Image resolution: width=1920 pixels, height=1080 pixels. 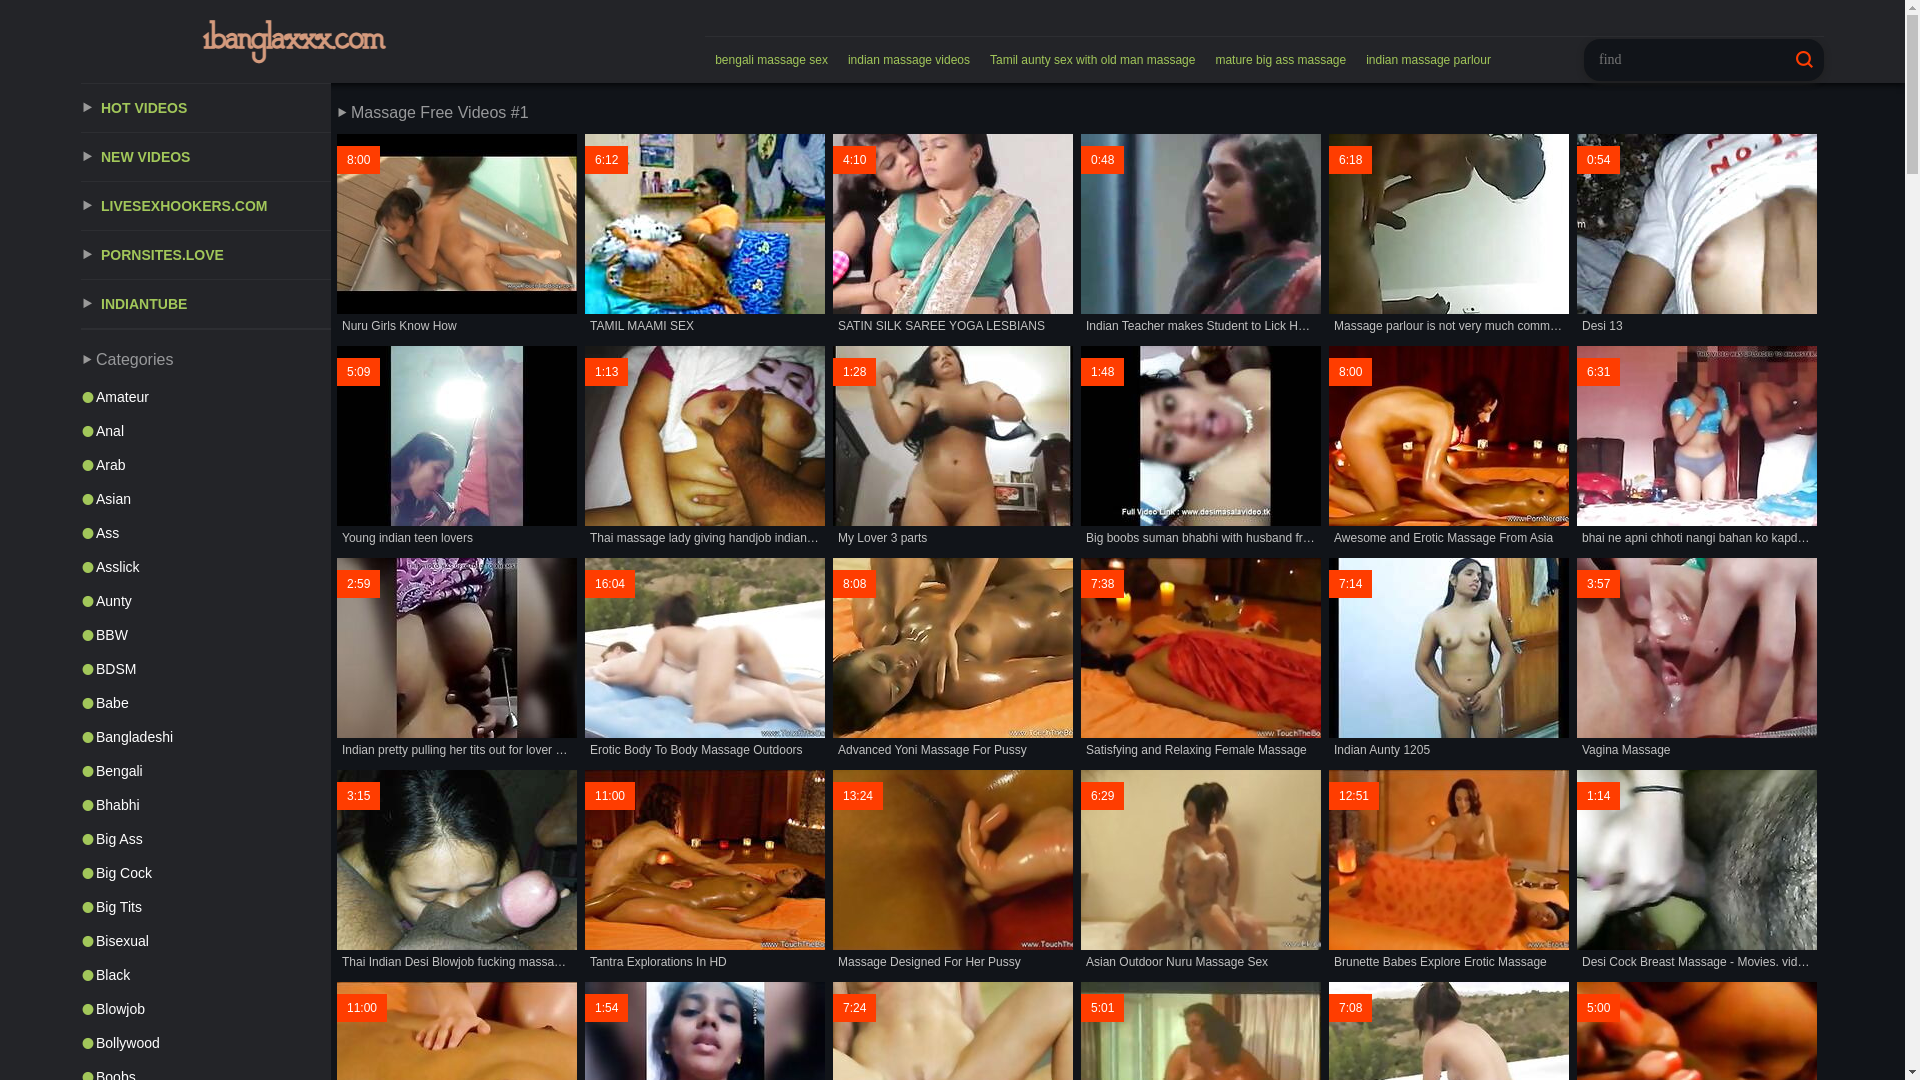 What do you see at coordinates (206, 770) in the screenshot?
I see `'Bengali'` at bounding box center [206, 770].